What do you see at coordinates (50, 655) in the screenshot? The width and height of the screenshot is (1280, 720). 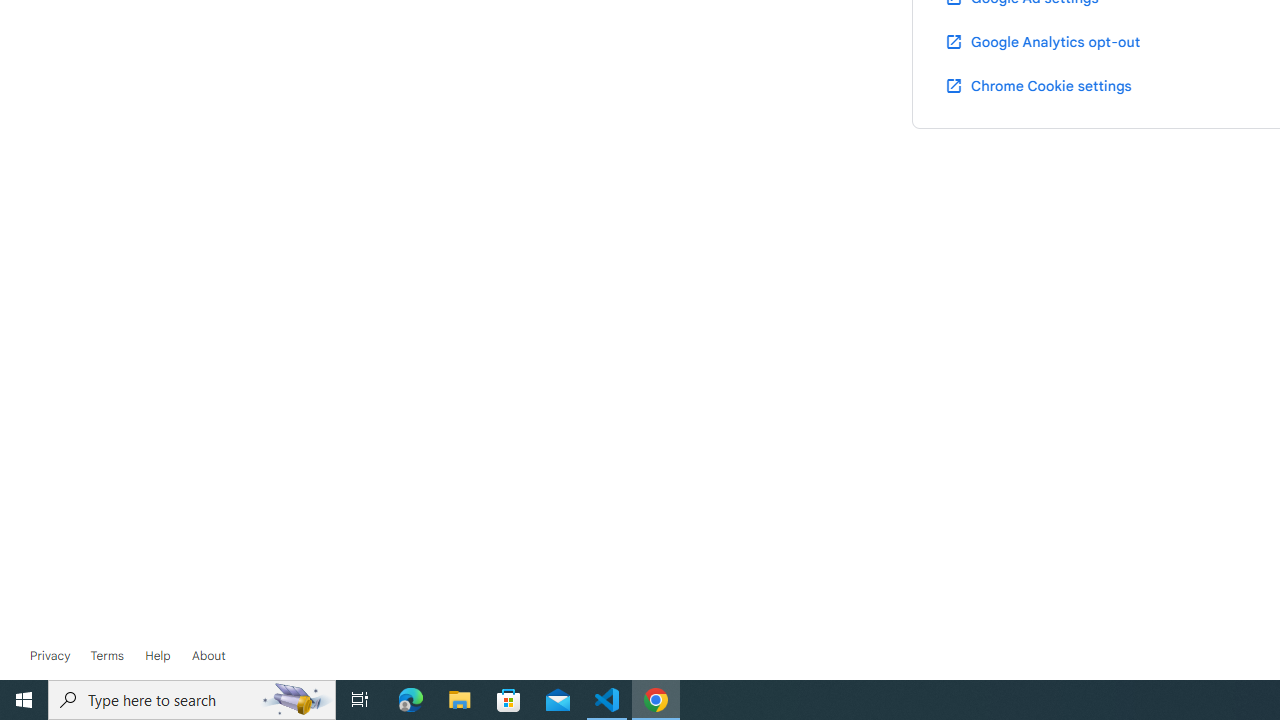 I see `'Privacy'` at bounding box center [50, 655].